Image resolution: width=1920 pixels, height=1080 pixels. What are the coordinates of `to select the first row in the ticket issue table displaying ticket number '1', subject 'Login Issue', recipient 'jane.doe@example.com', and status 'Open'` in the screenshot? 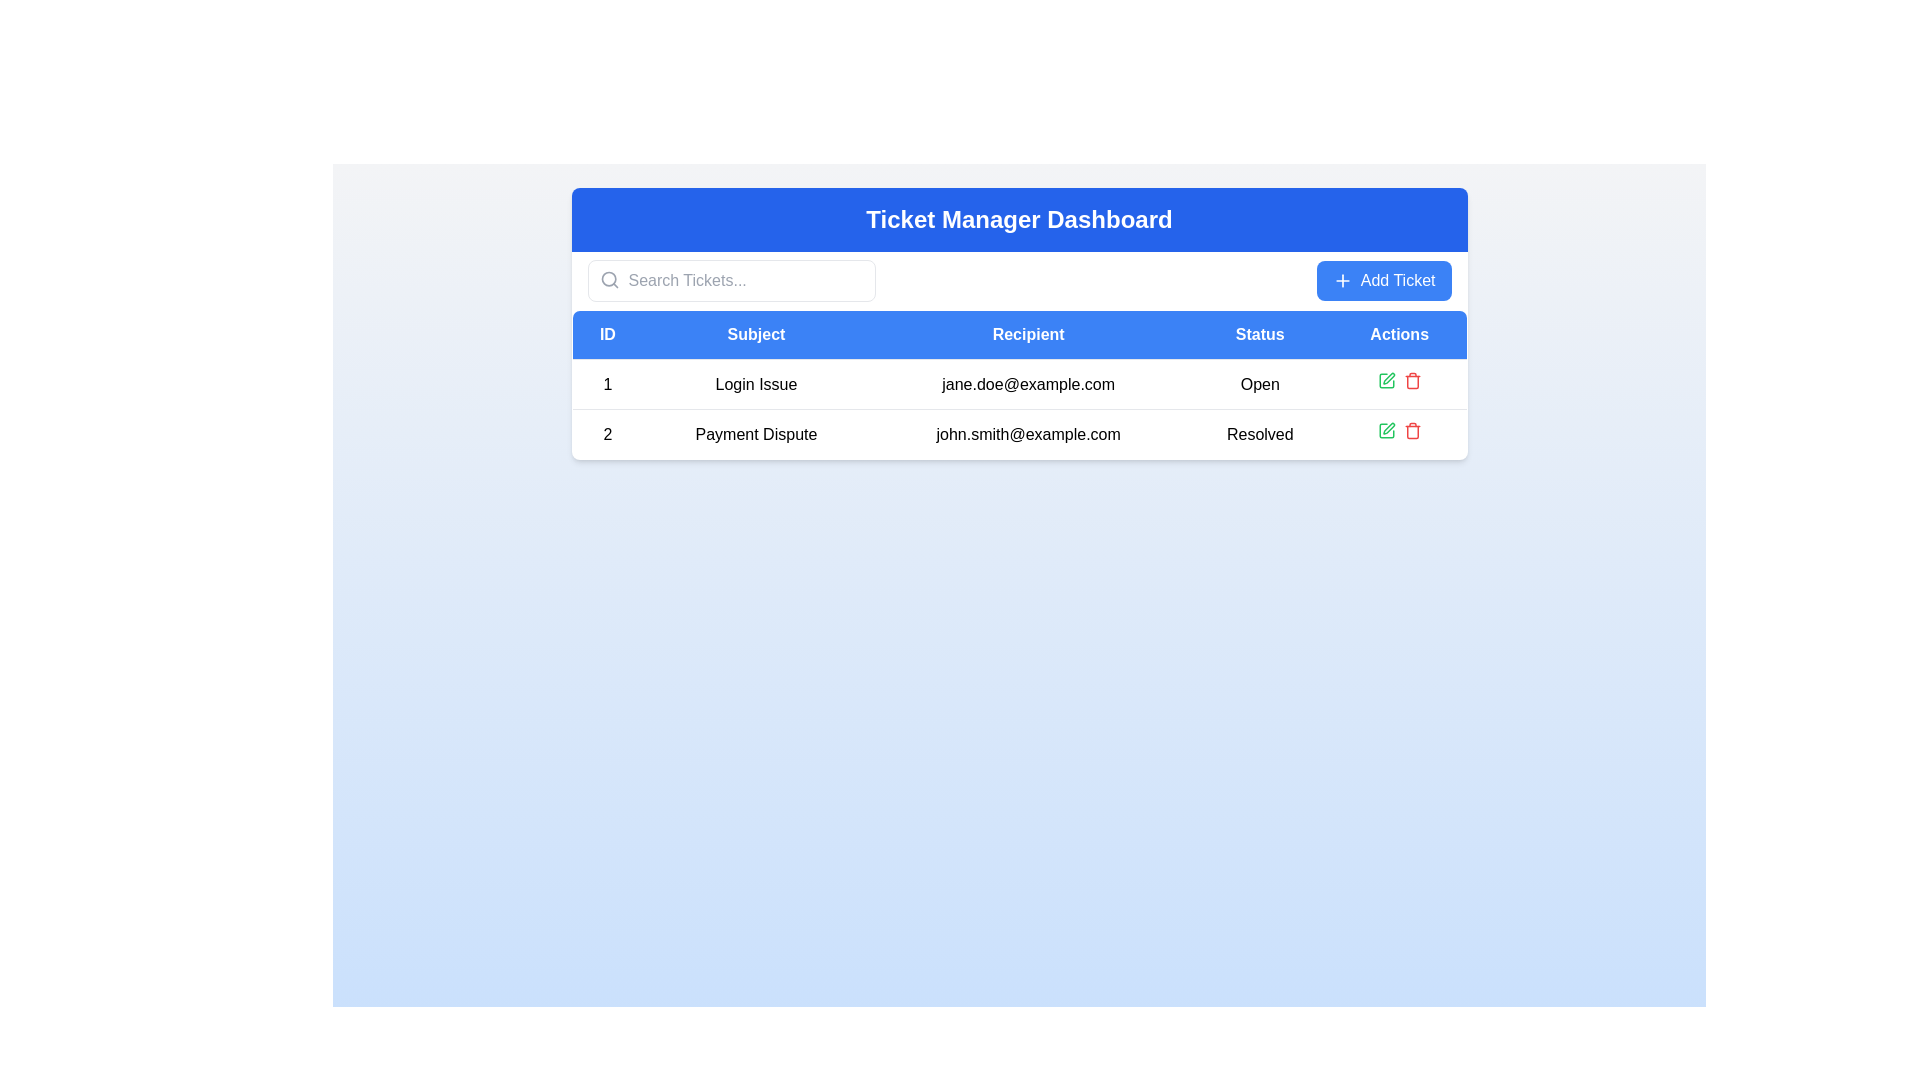 It's located at (1019, 384).